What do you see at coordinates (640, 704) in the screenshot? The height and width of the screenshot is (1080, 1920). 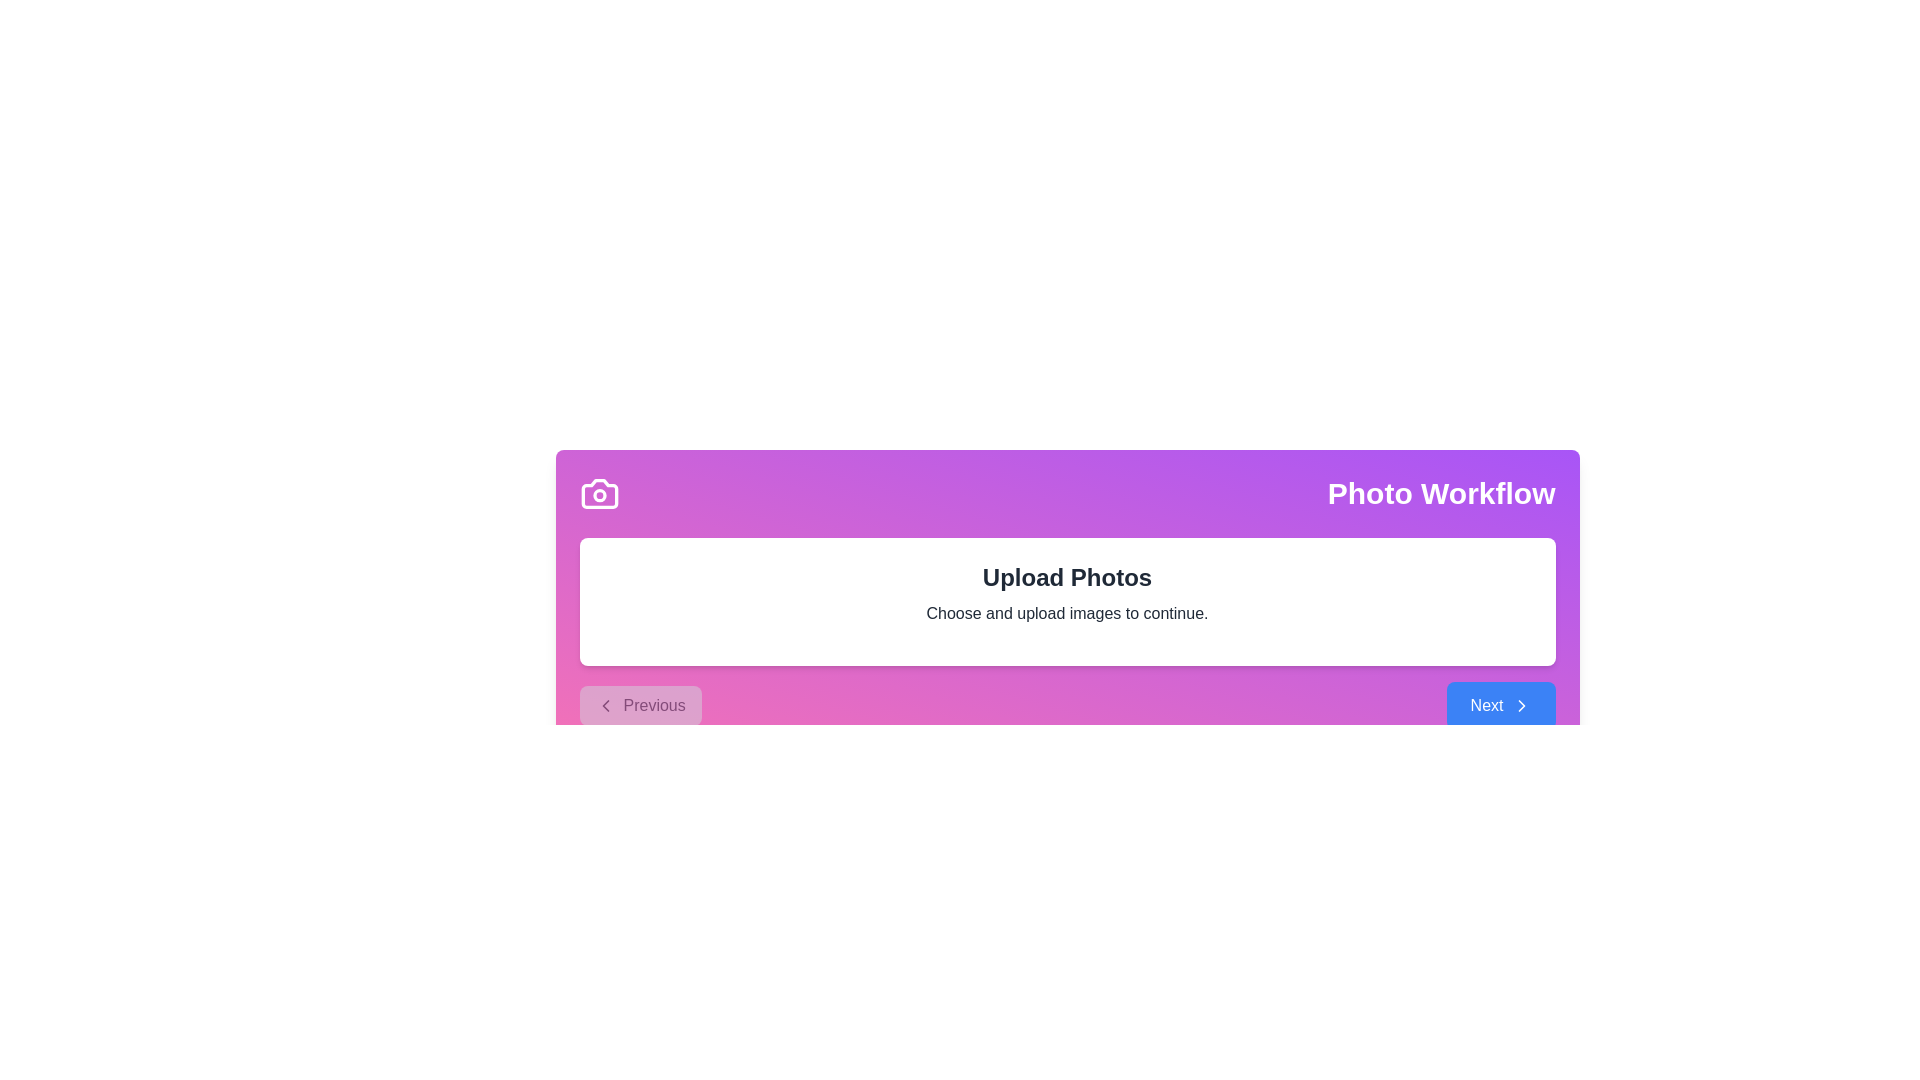 I see `the 'Previous' navigation button, which is the leftmost button in a horizontal layout` at bounding box center [640, 704].